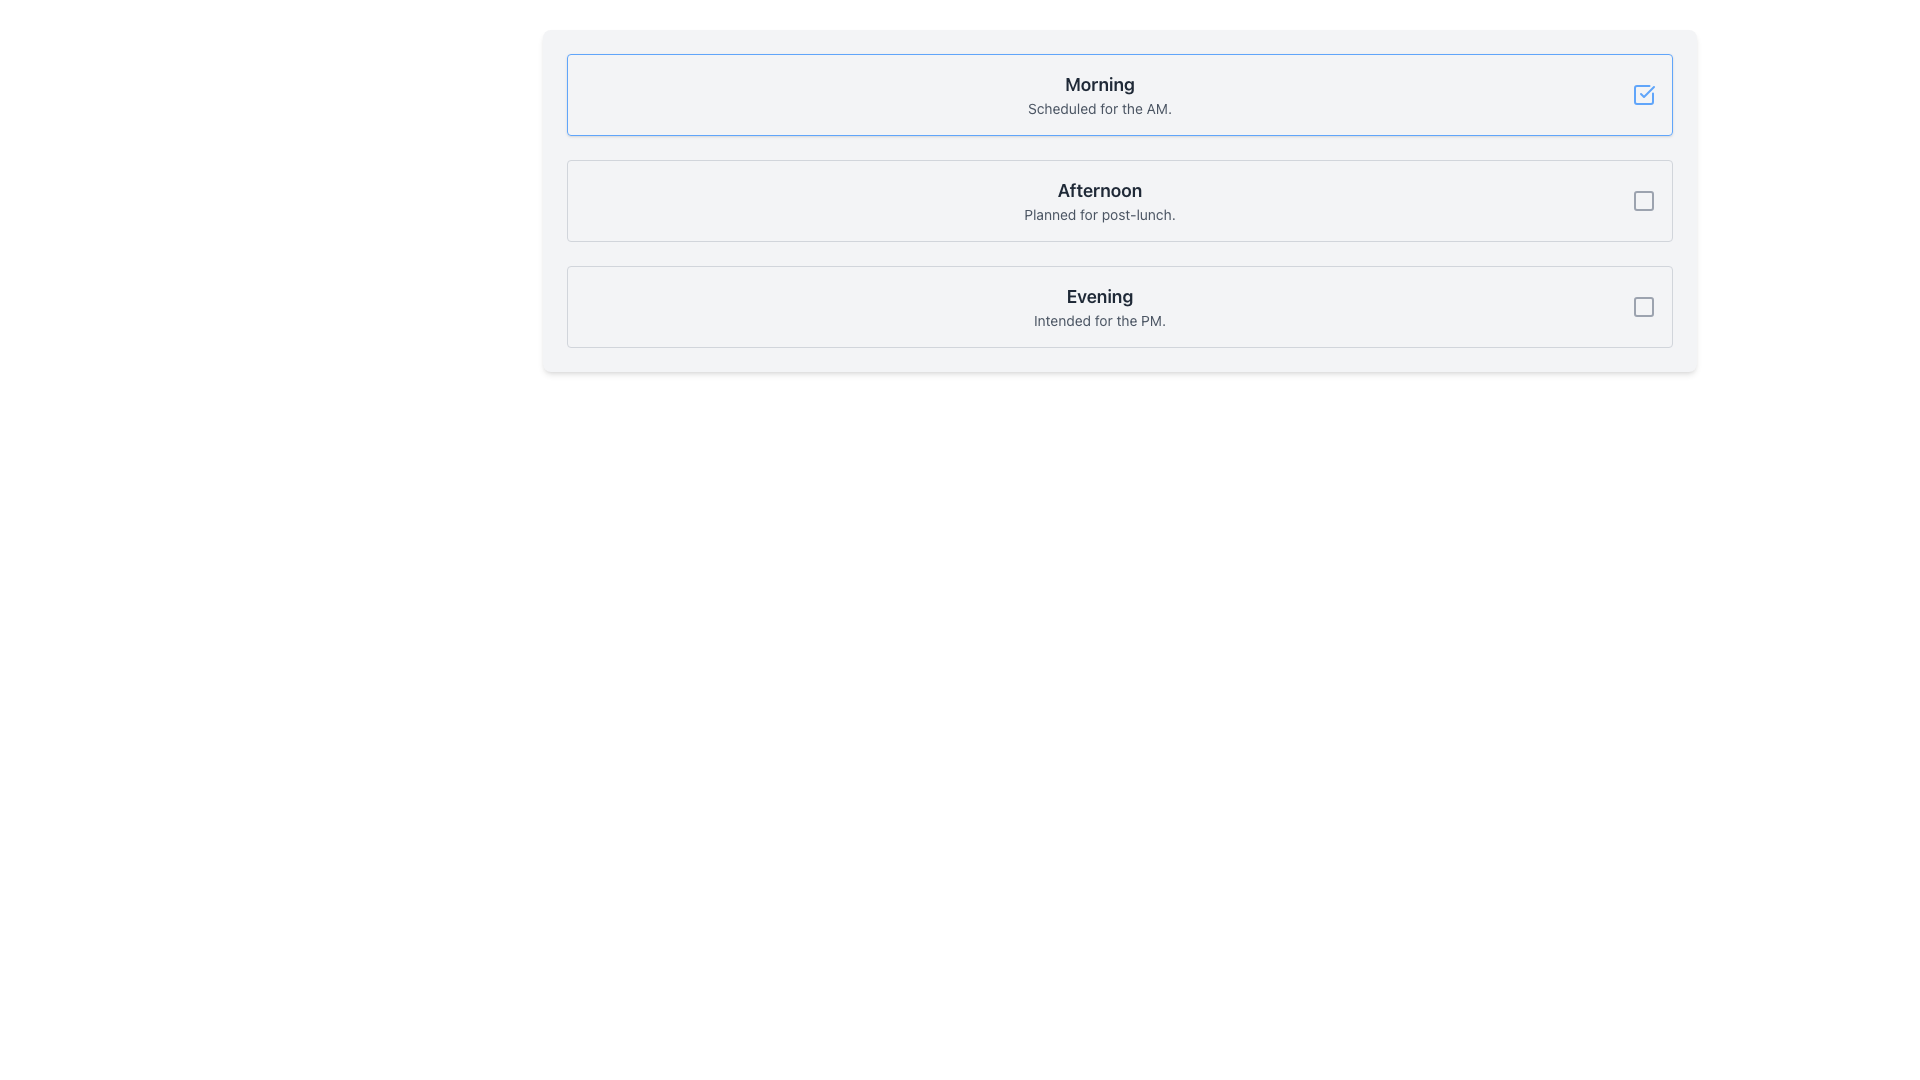 The image size is (1920, 1080). I want to click on the empty checkbox located at the far right of the 'Evening' row in a vertical list of items labeled 'Morning', 'Afternoon', and 'Evening', so click(1643, 307).